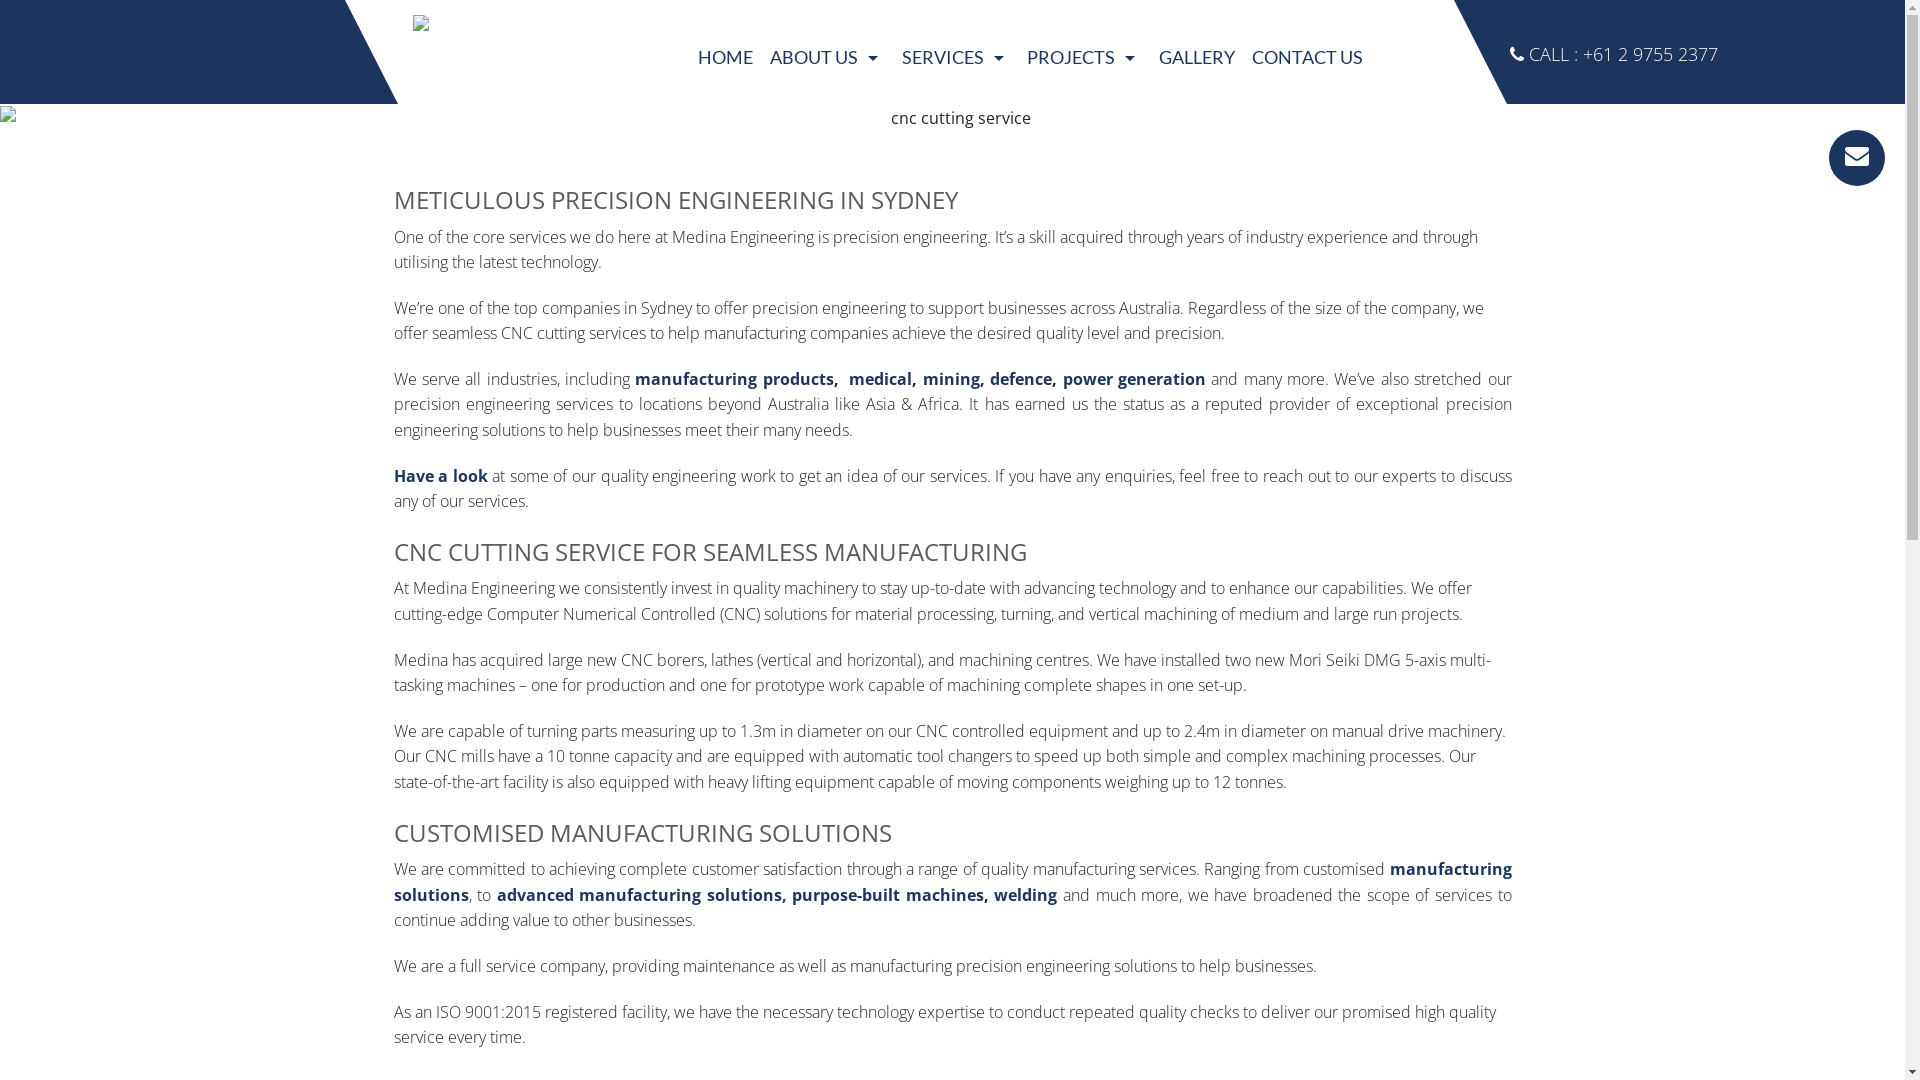  Describe the element at coordinates (440, 475) in the screenshot. I see `'Have a look'` at that location.